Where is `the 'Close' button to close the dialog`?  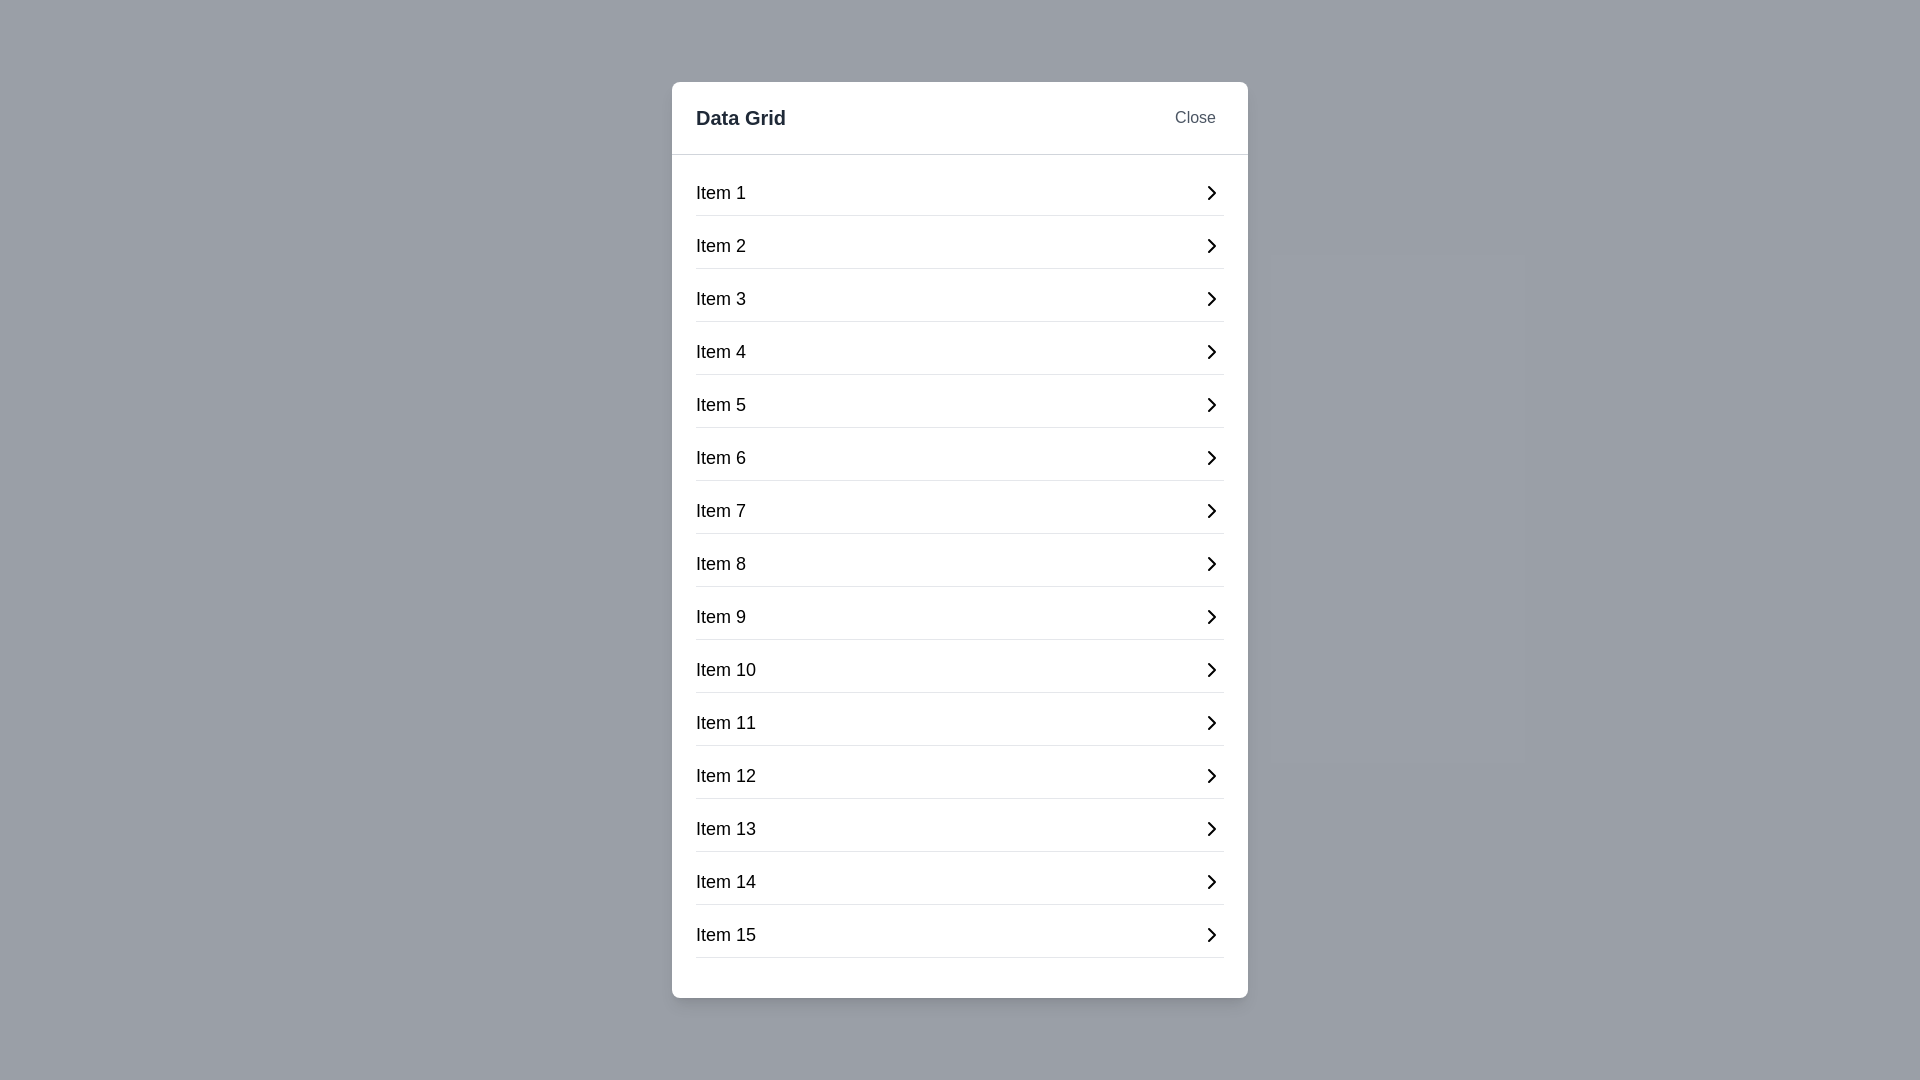
the 'Close' button to close the dialog is located at coordinates (1195, 118).